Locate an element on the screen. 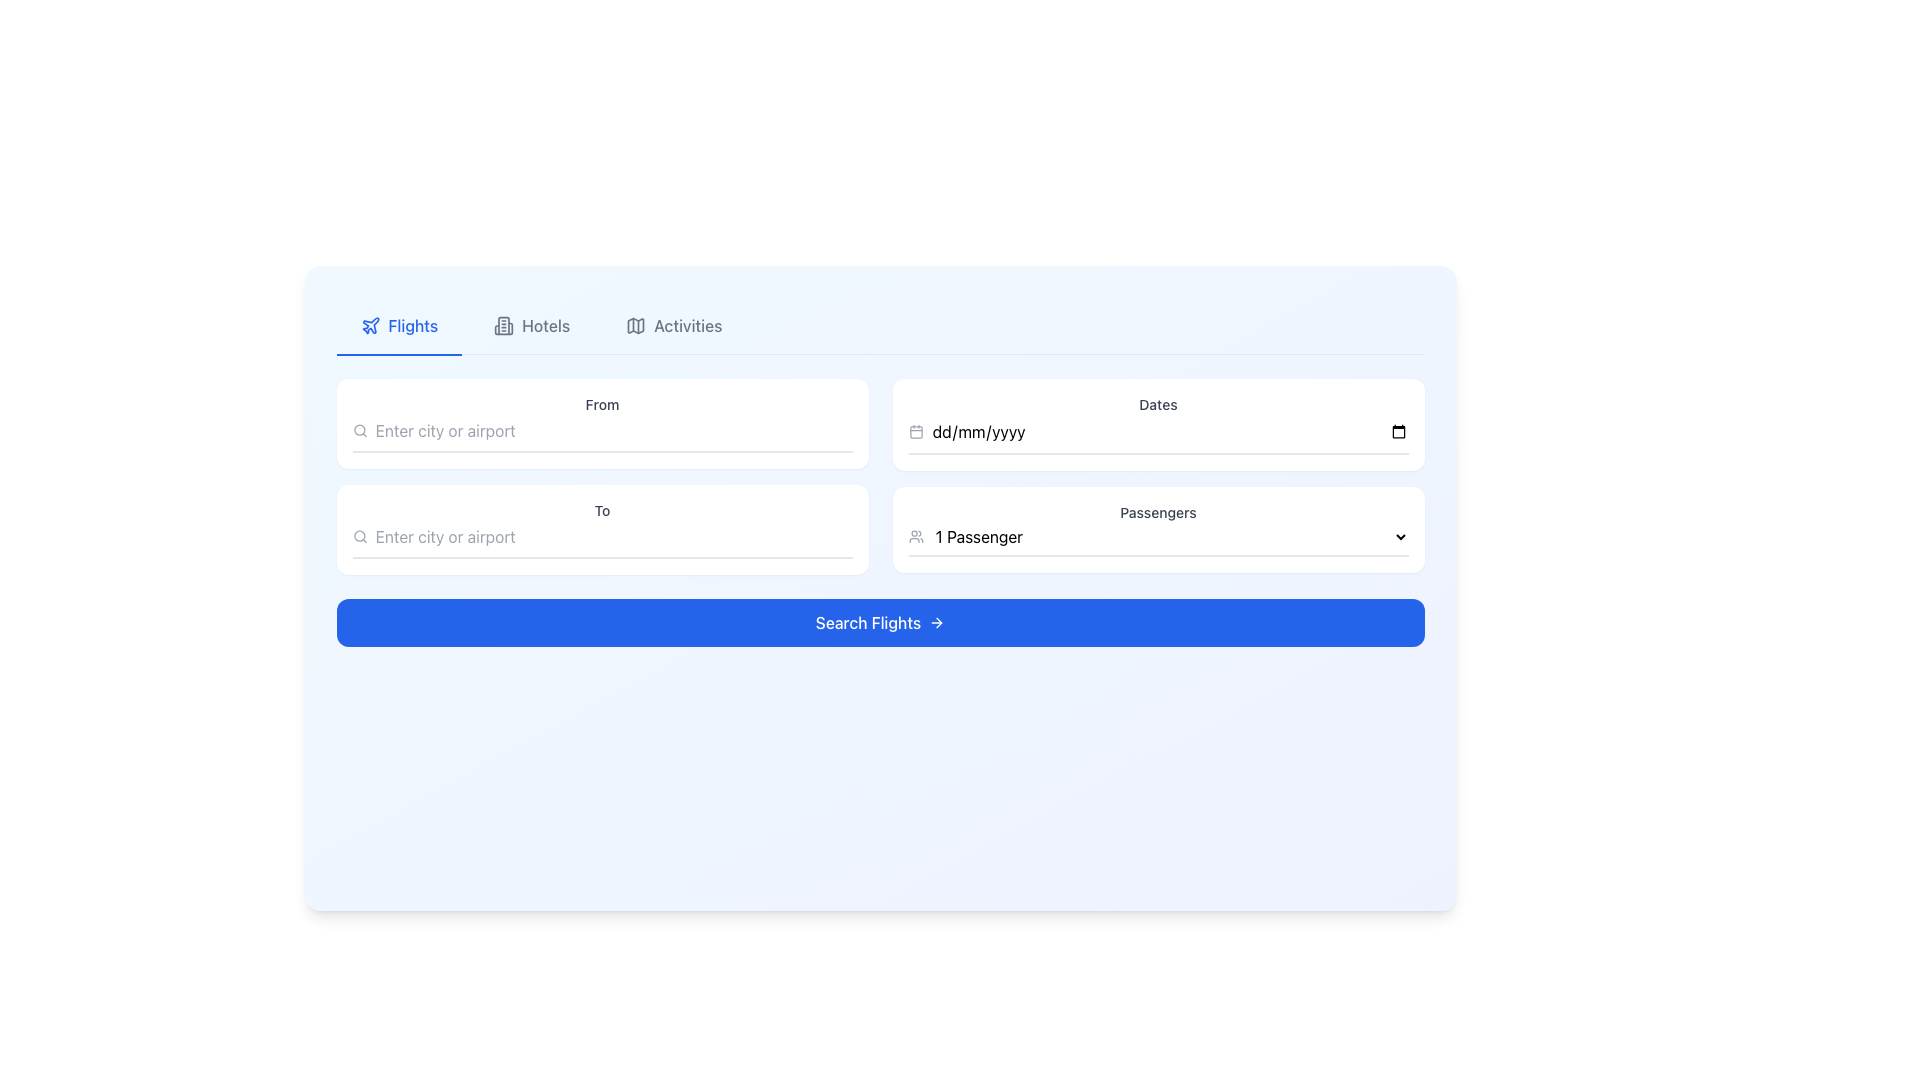  the small map icon in the navigation bar, located to the left of the text 'Activities' is located at coordinates (635, 325).